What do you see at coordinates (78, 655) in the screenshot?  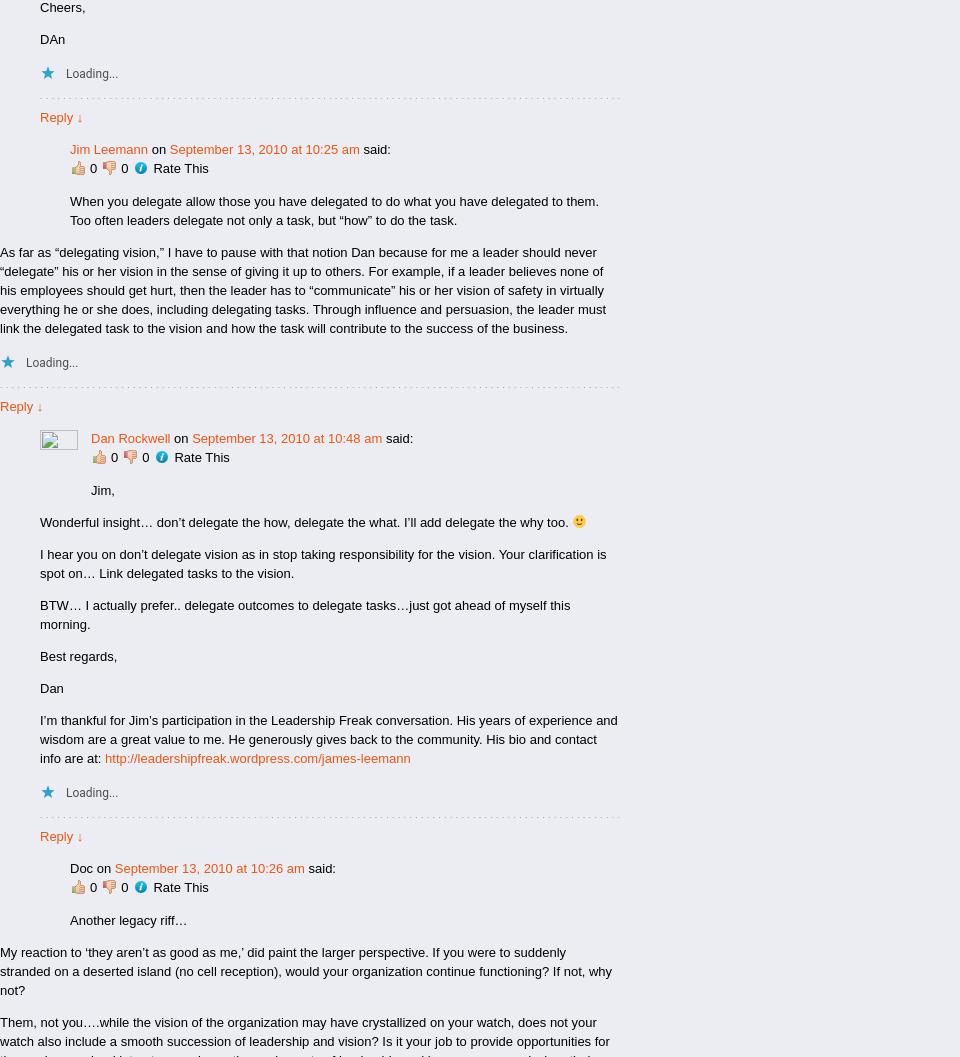 I see `'Best regards,'` at bounding box center [78, 655].